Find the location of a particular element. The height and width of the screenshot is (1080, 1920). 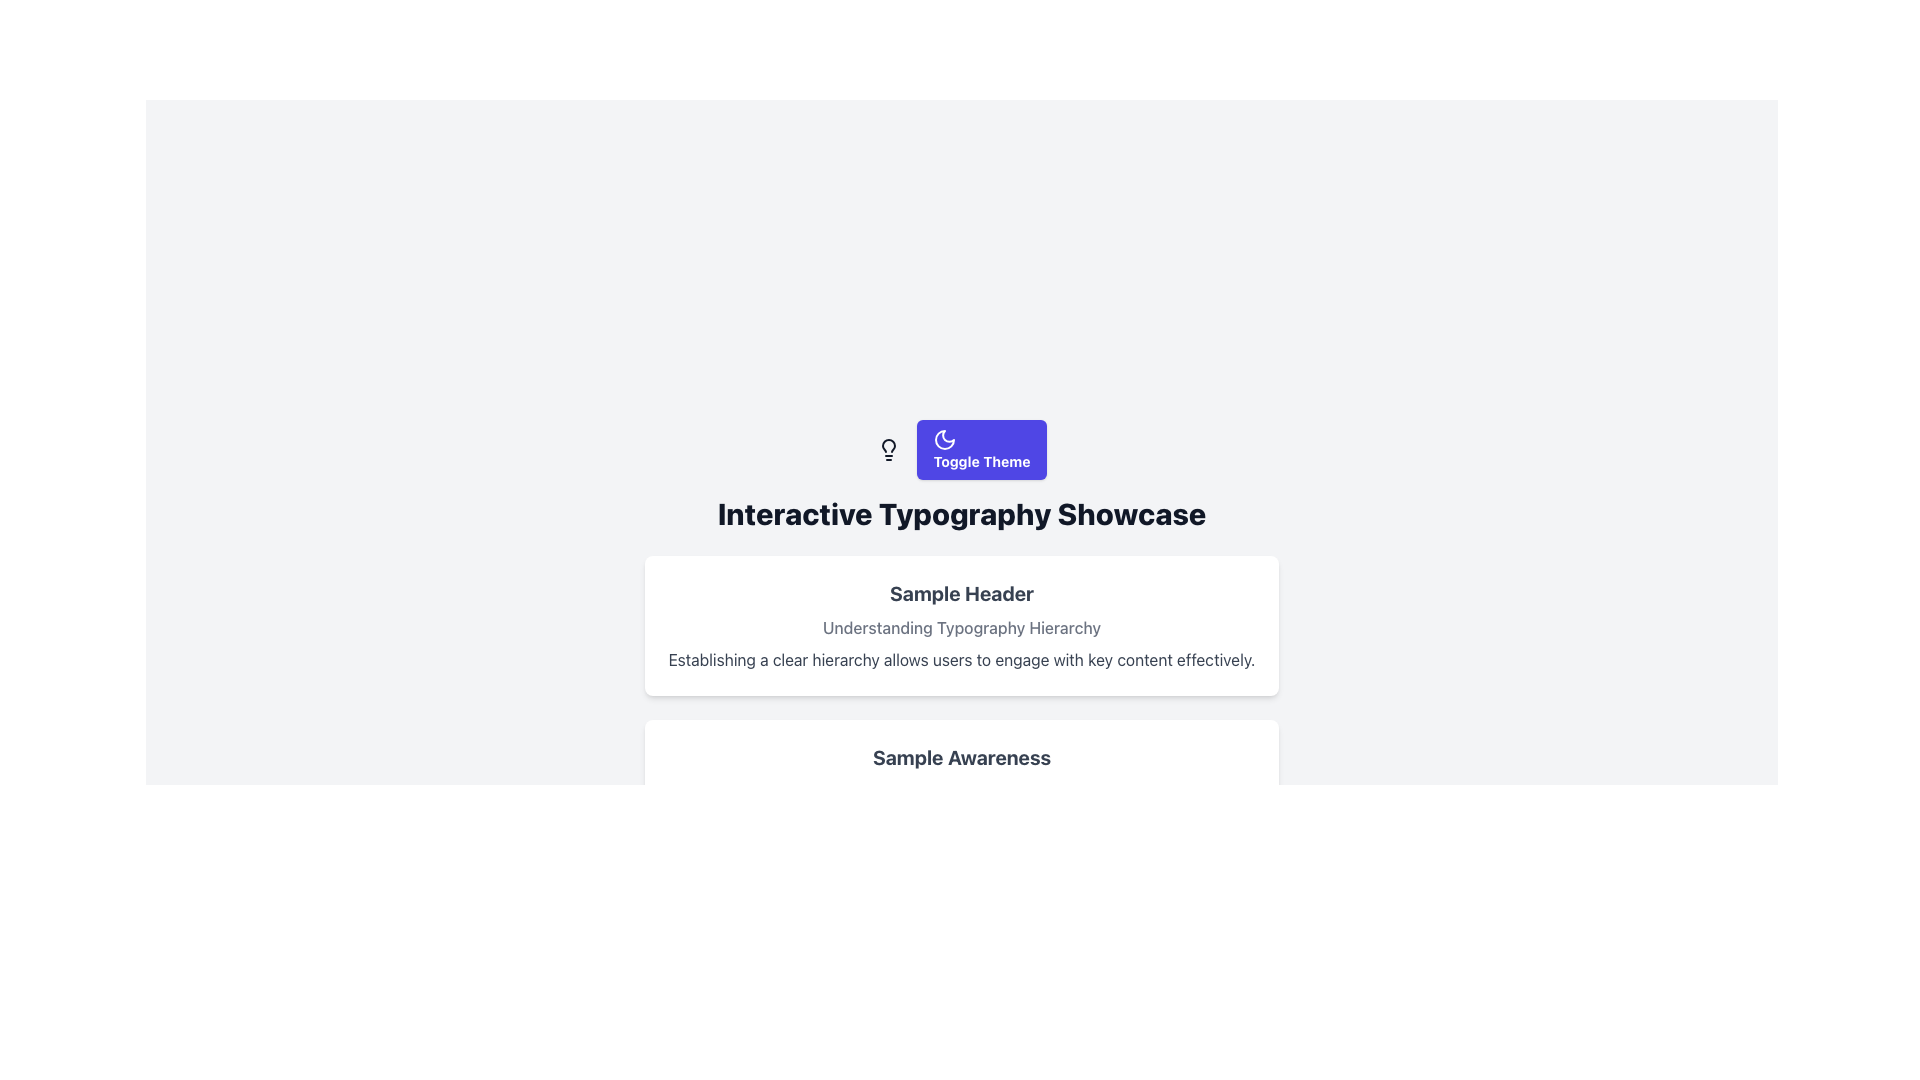

crescent moon icon within the 'Toggle Theme' button using developer tools is located at coordinates (944, 438).